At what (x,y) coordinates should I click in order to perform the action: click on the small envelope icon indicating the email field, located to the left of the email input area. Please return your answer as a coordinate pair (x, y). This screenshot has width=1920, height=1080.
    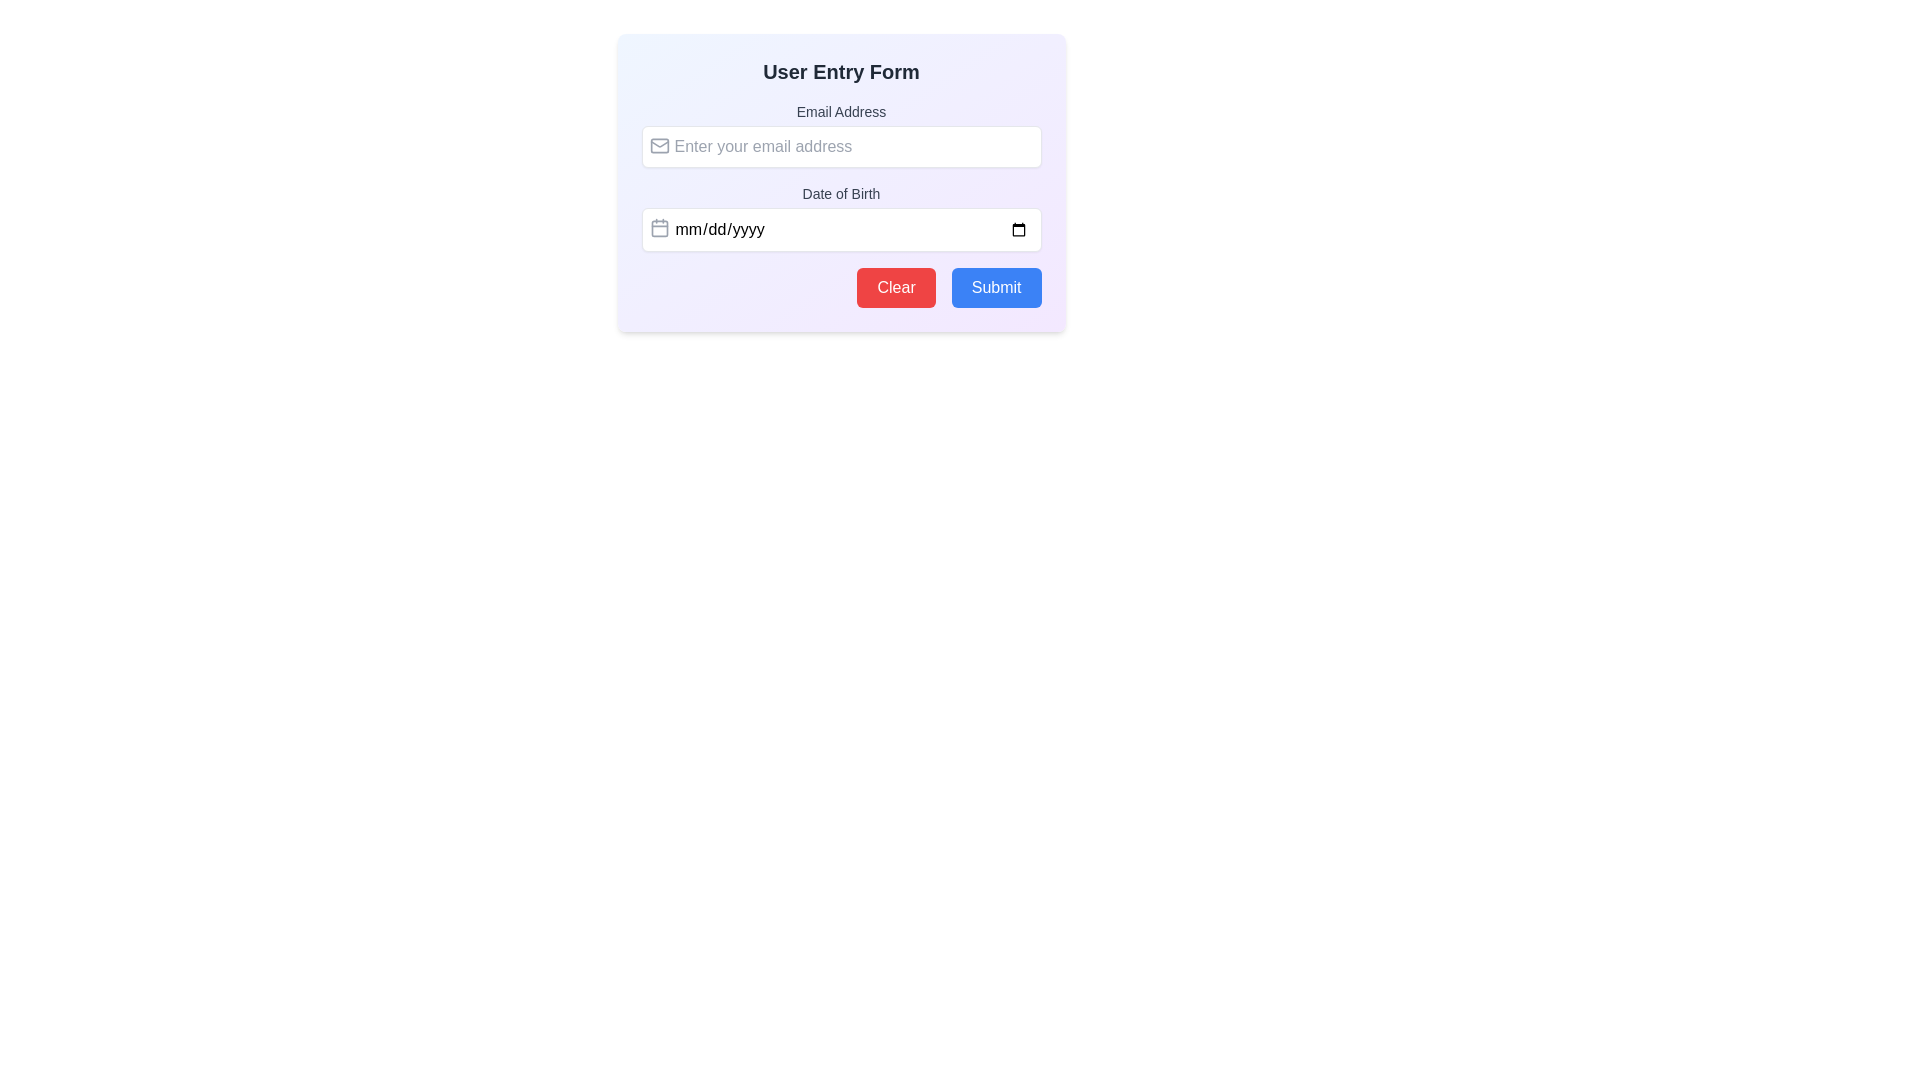
    Looking at the image, I should click on (659, 145).